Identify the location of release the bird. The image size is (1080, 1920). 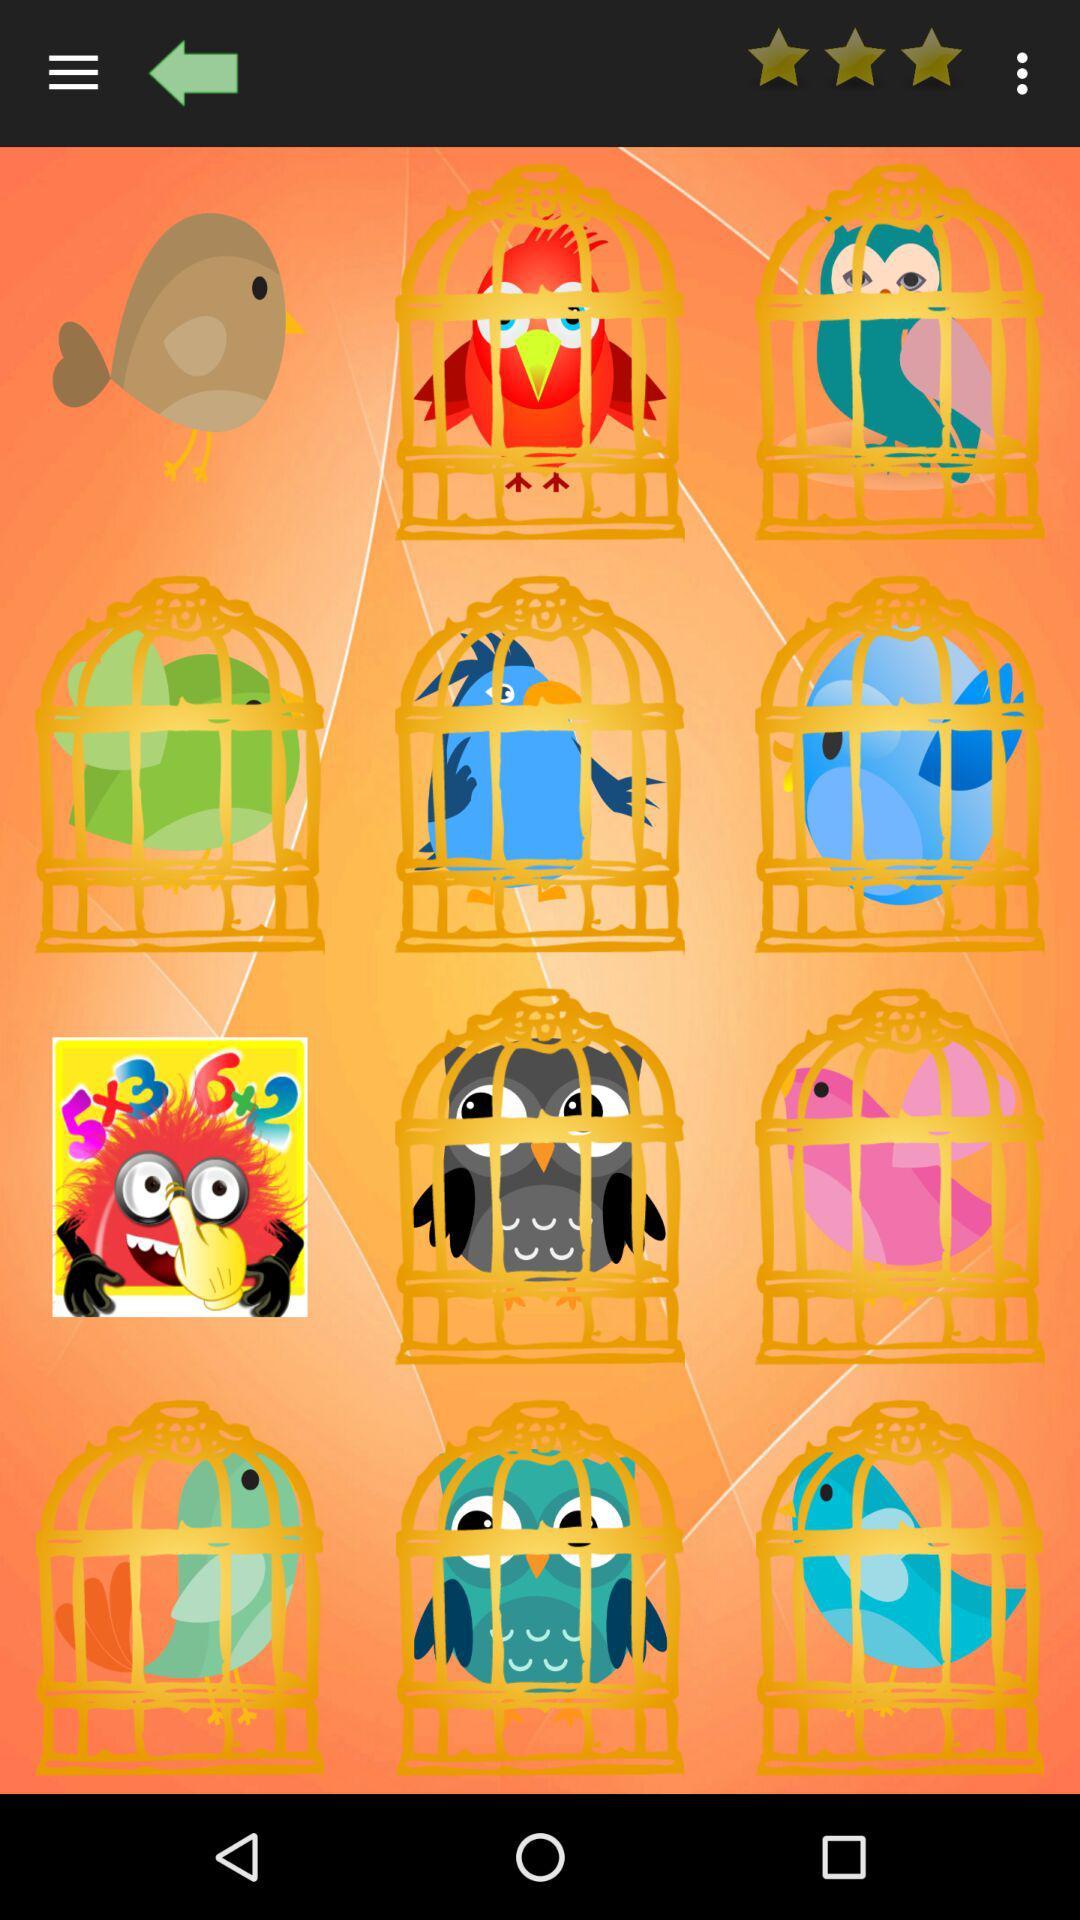
(540, 763).